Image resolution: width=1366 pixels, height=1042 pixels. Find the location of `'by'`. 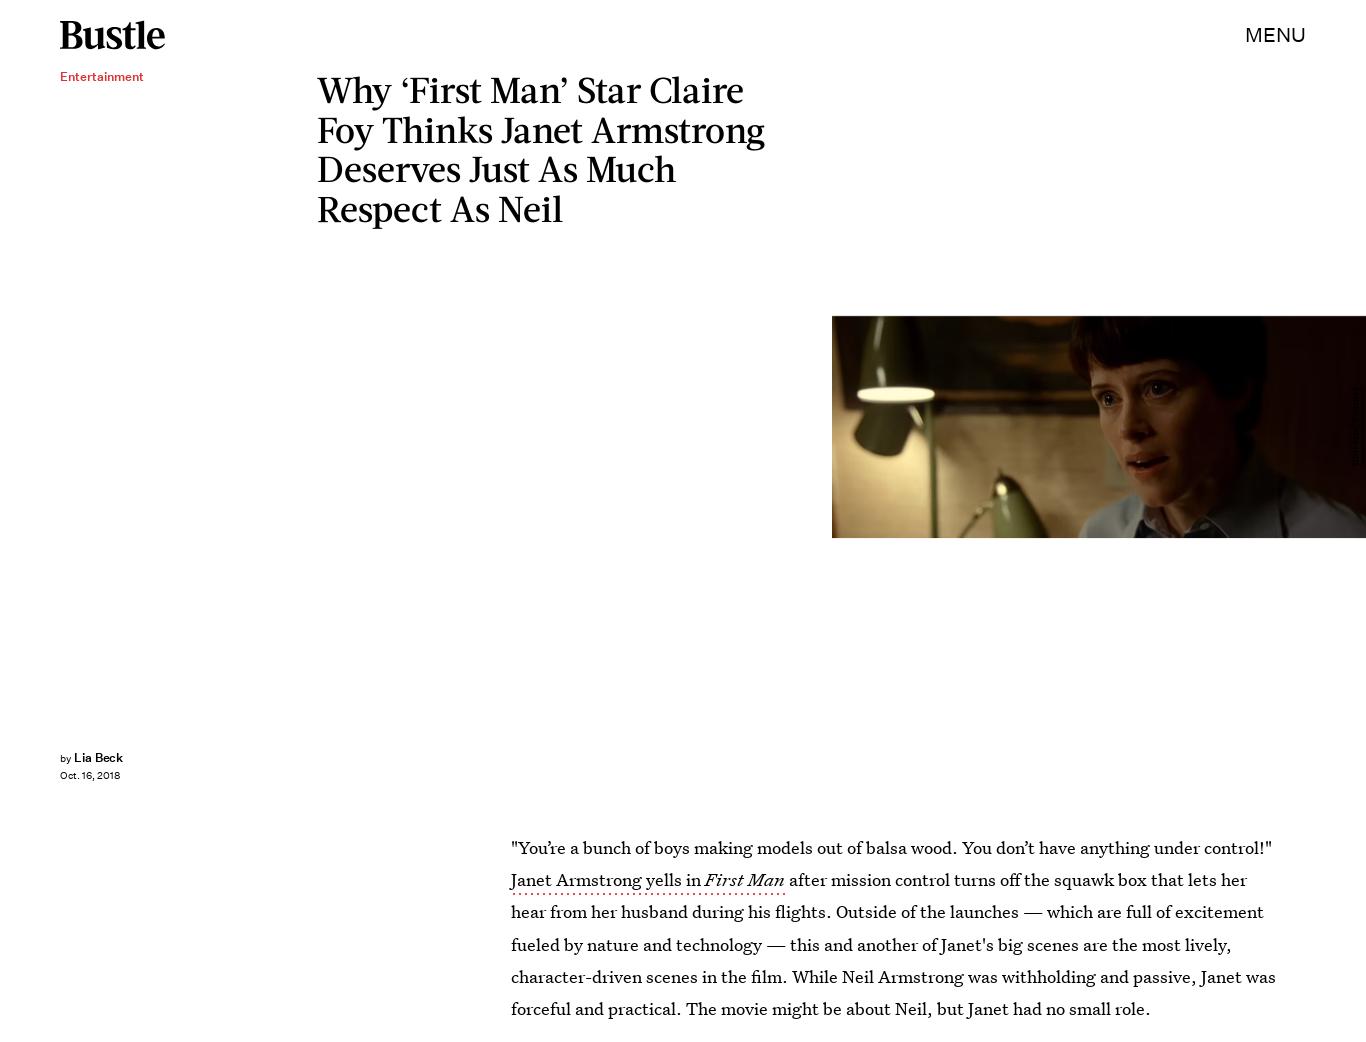

'by' is located at coordinates (65, 757).